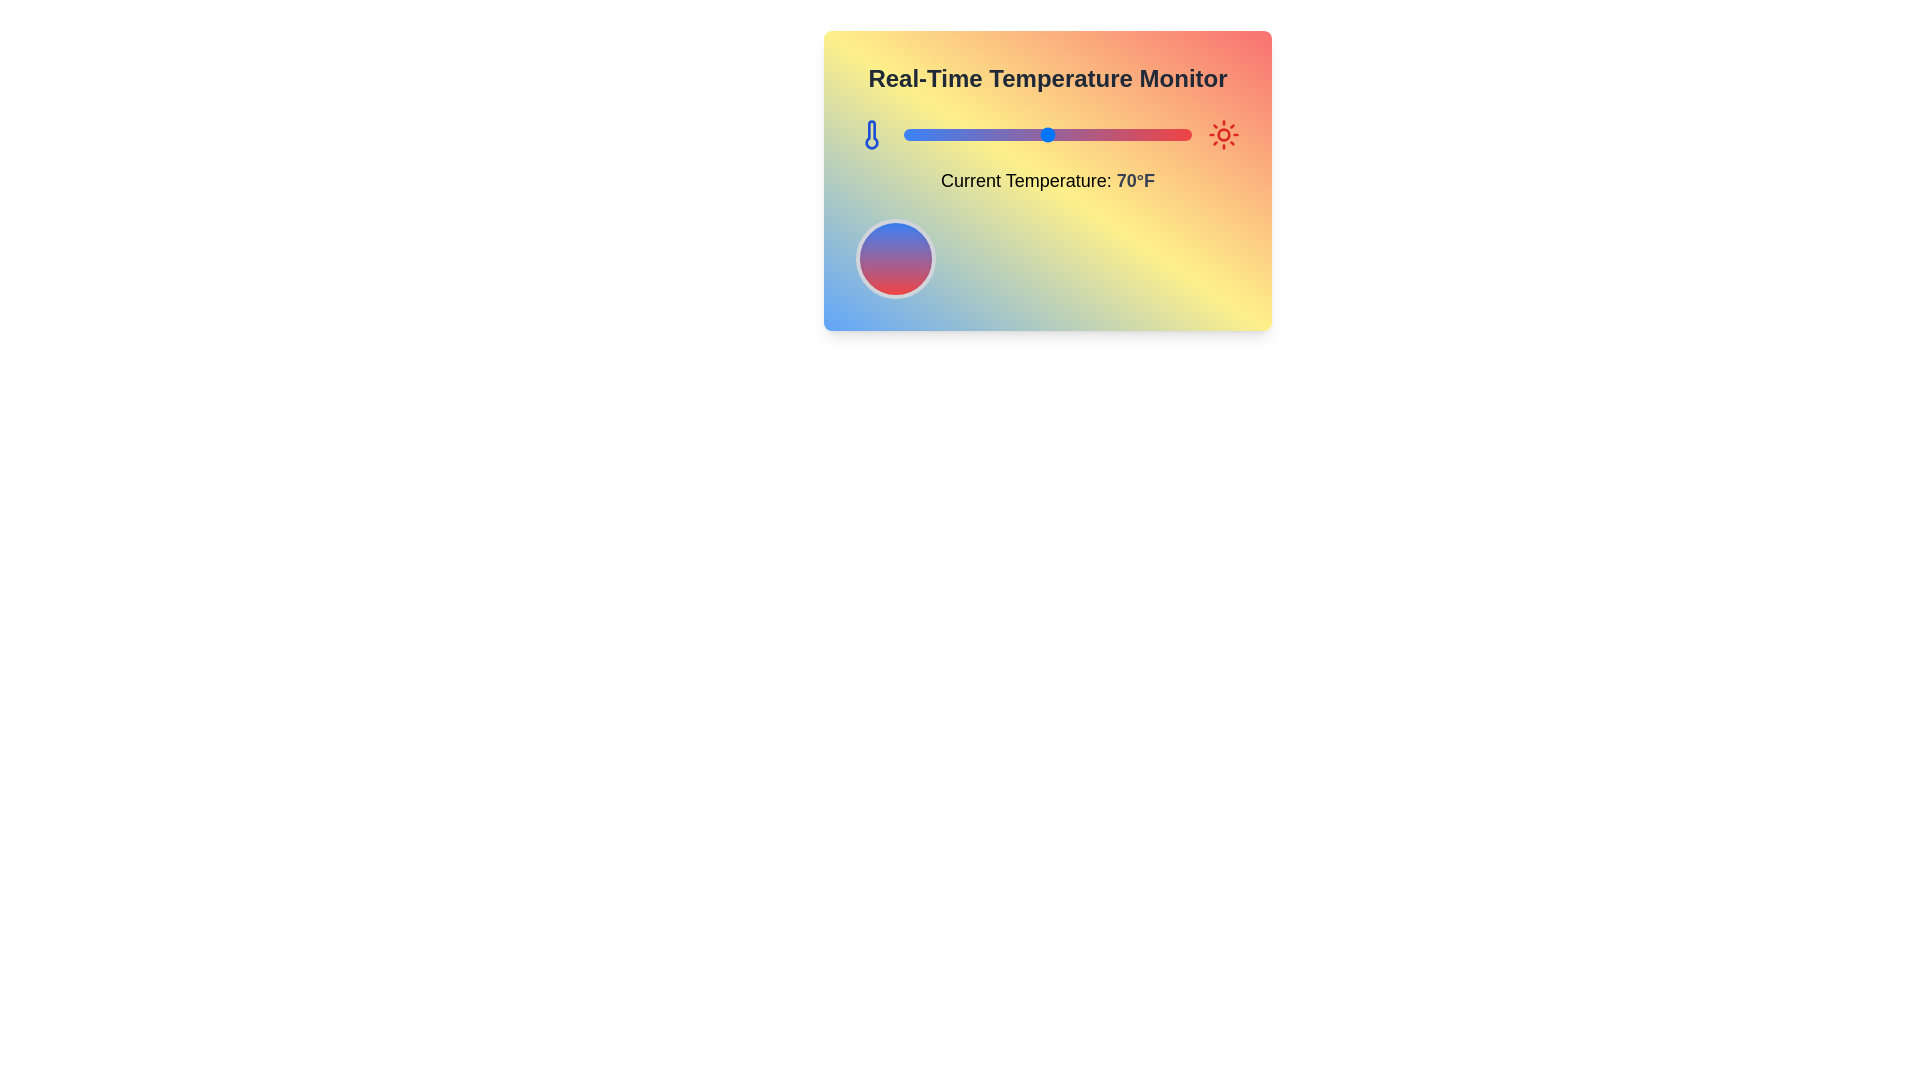  What do you see at coordinates (1174, 135) in the screenshot?
I see `the temperature slider to set the temperature to 114°F` at bounding box center [1174, 135].